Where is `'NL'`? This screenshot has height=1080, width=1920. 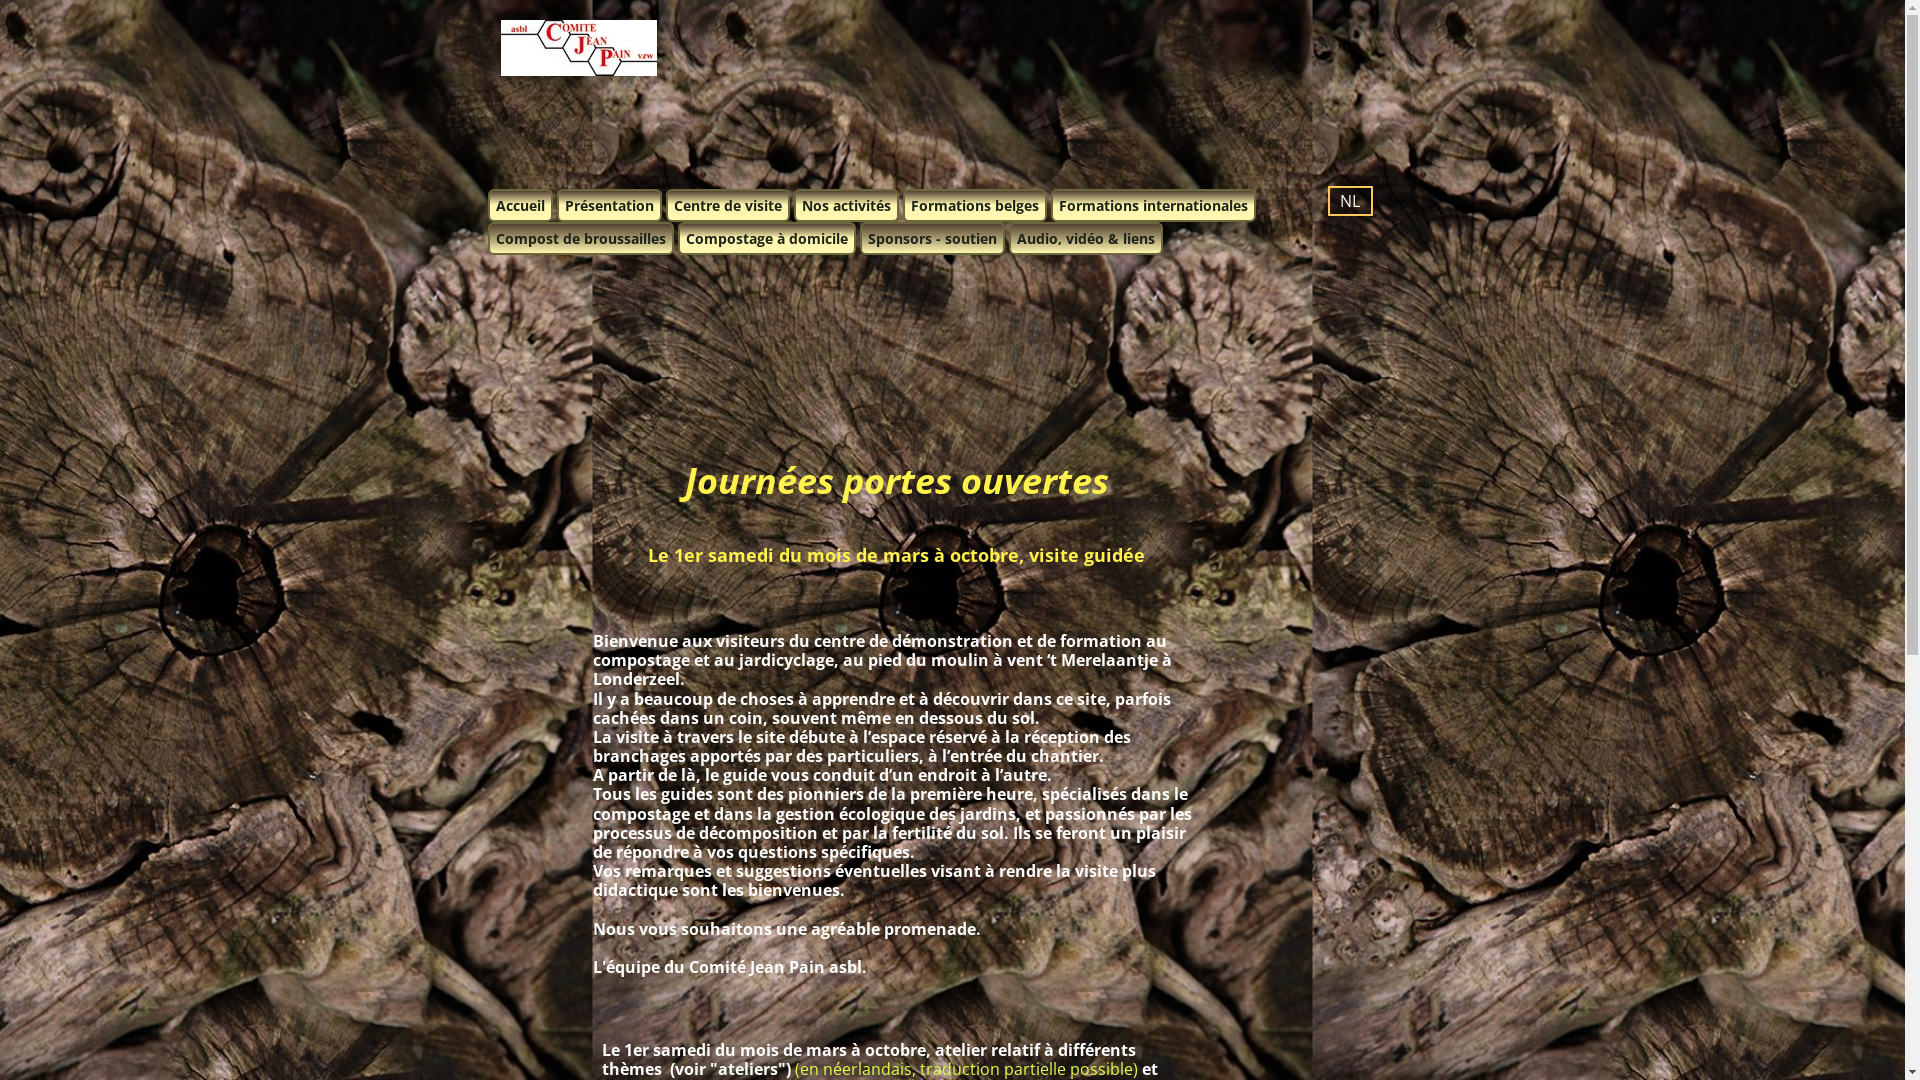 'NL' is located at coordinates (1350, 200).